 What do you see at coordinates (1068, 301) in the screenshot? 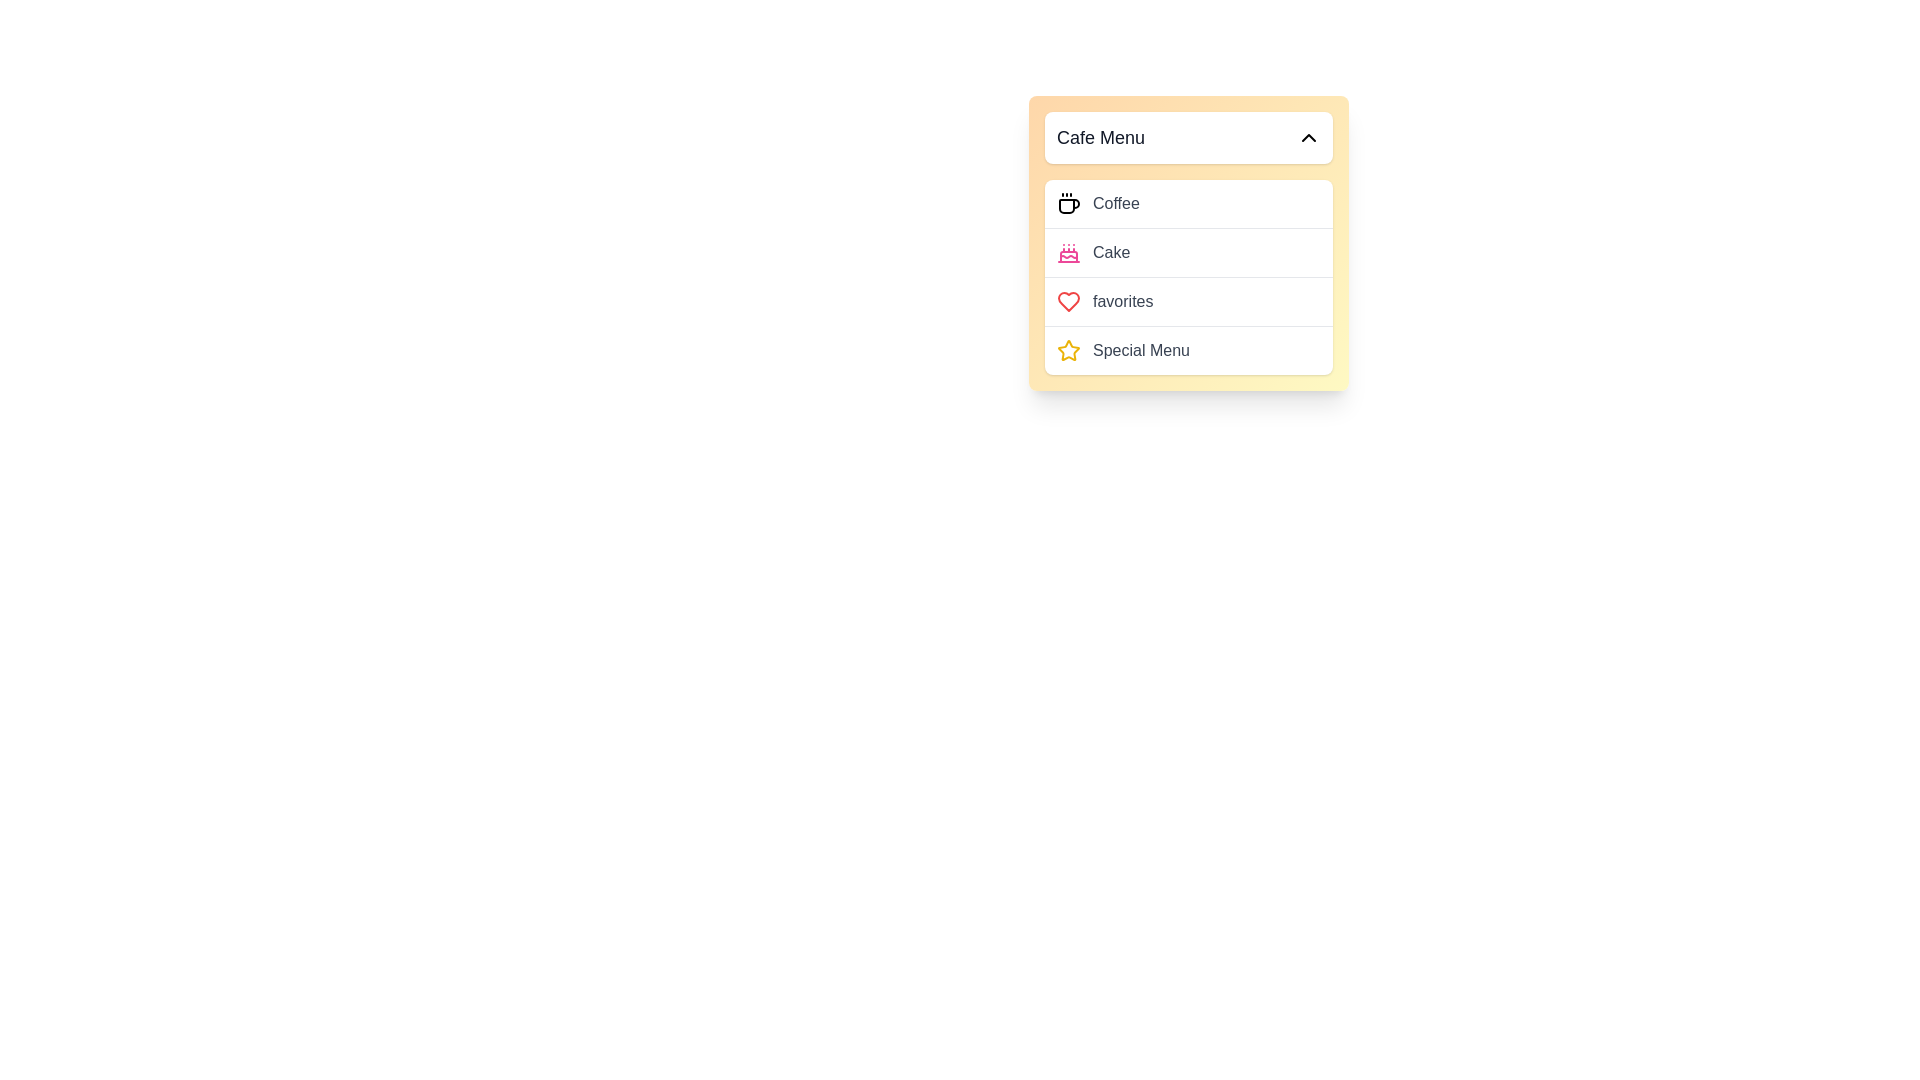
I see `the heart icon located to the left of the 'favorites' menu entry` at bounding box center [1068, 301].